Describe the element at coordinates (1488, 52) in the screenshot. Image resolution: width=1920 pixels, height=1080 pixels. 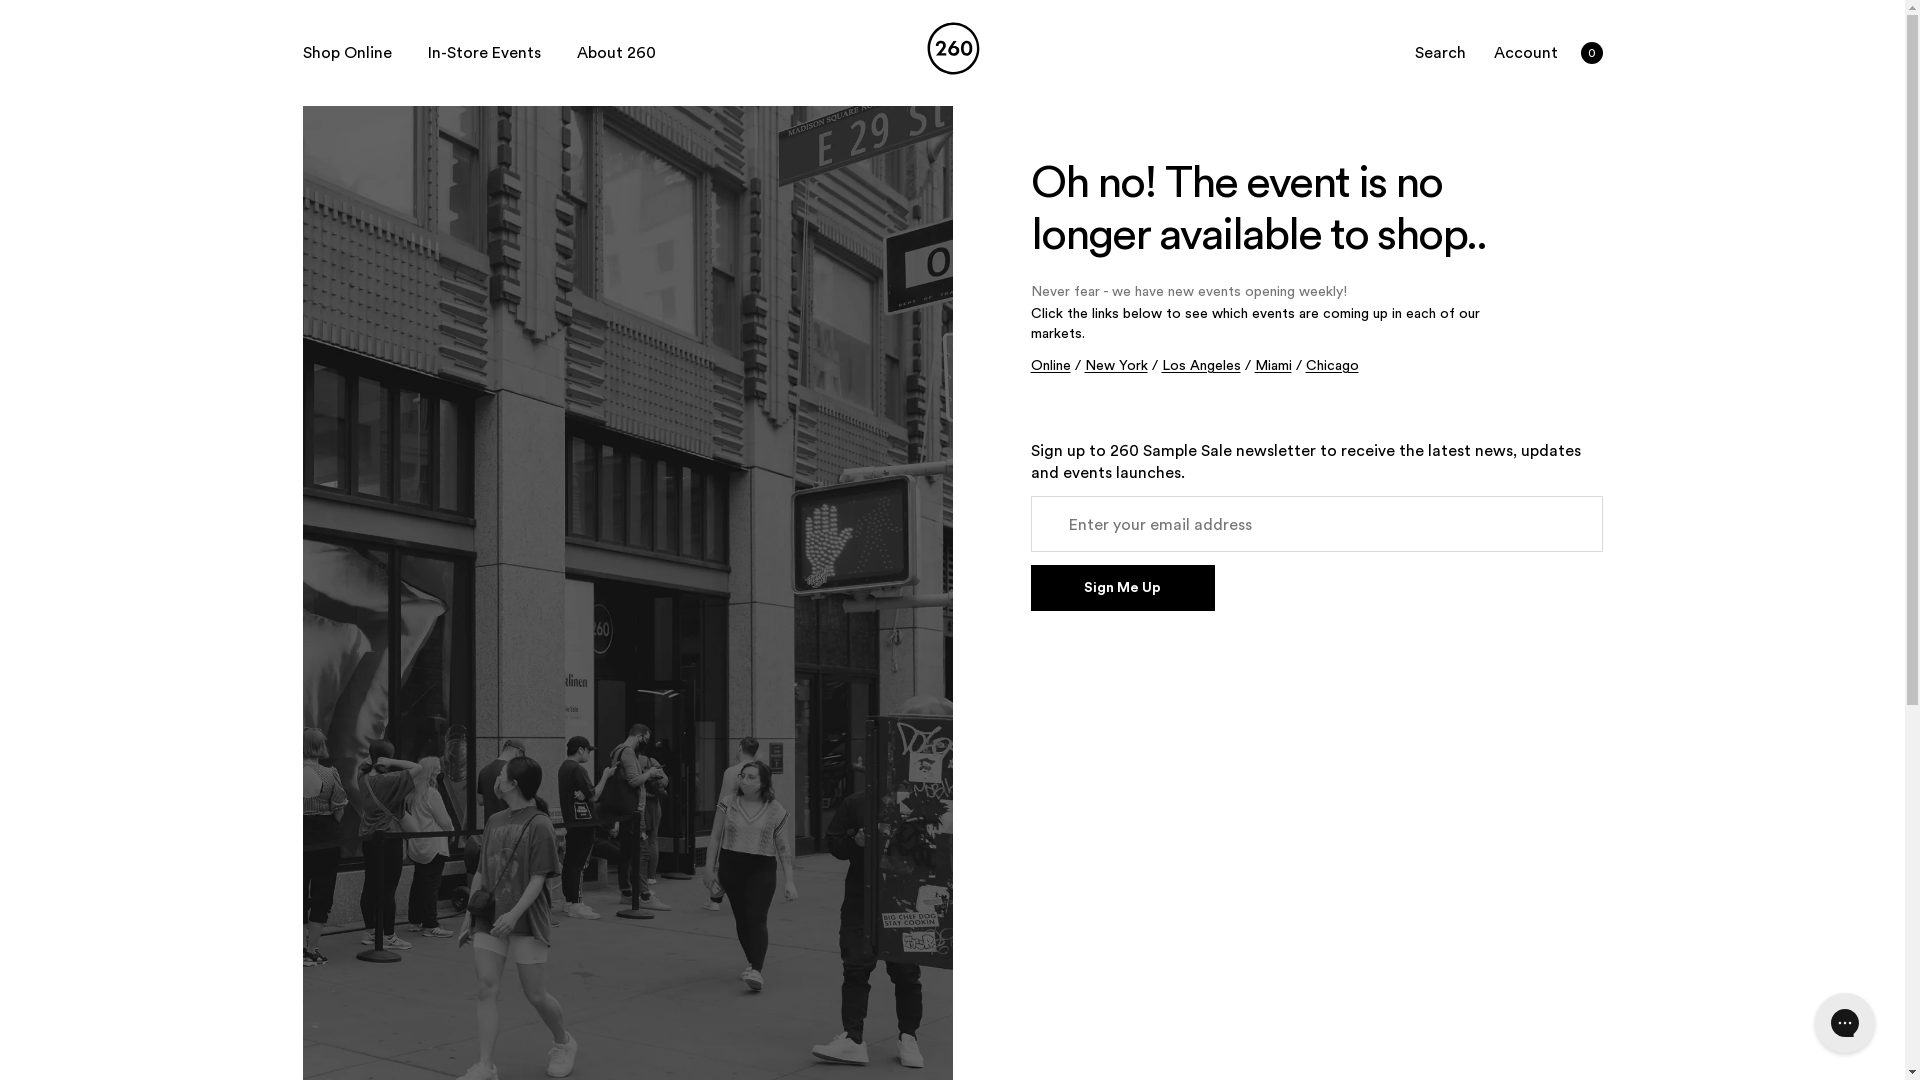
I see `'Account'` at that location.